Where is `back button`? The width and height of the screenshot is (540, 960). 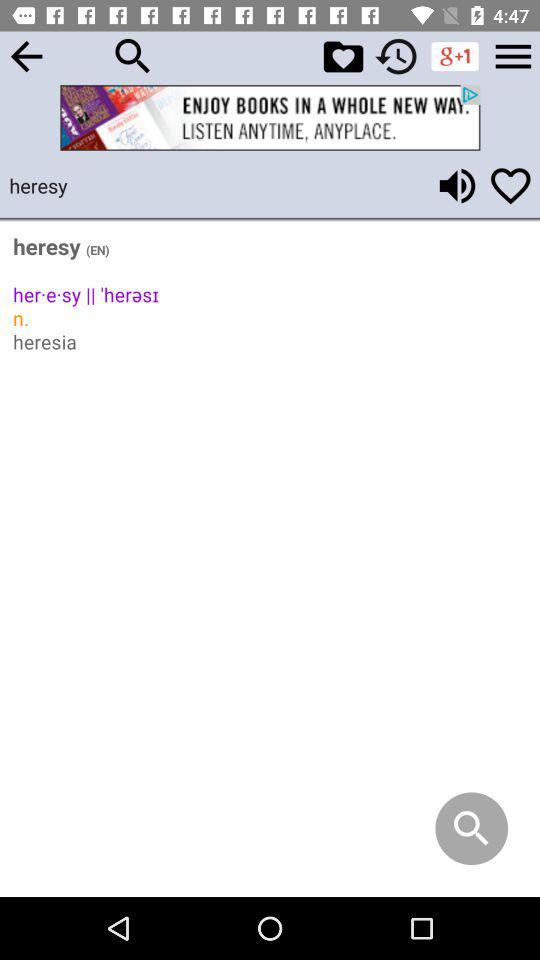 back button is located at coordinates (25, 55).